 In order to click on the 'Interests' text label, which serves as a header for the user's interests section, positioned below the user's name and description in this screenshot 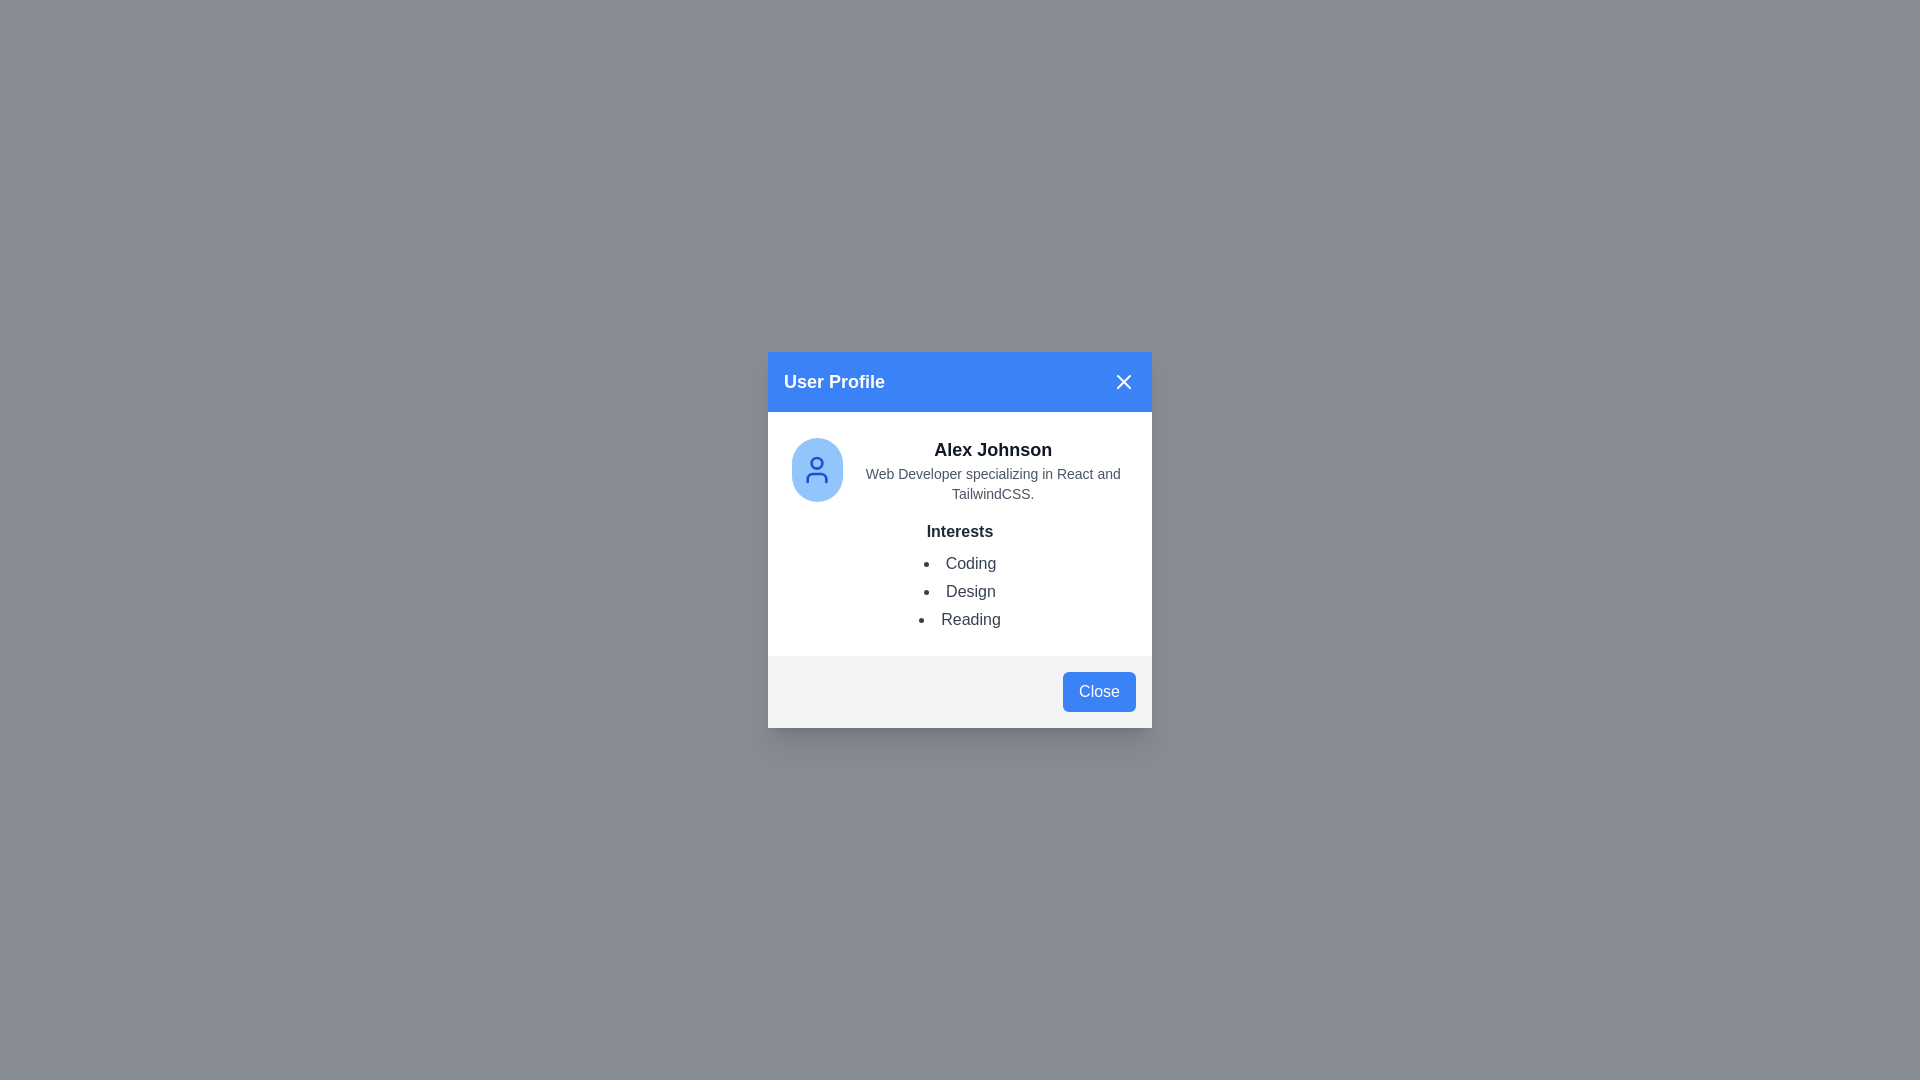, I will do `click(960, 531)`.